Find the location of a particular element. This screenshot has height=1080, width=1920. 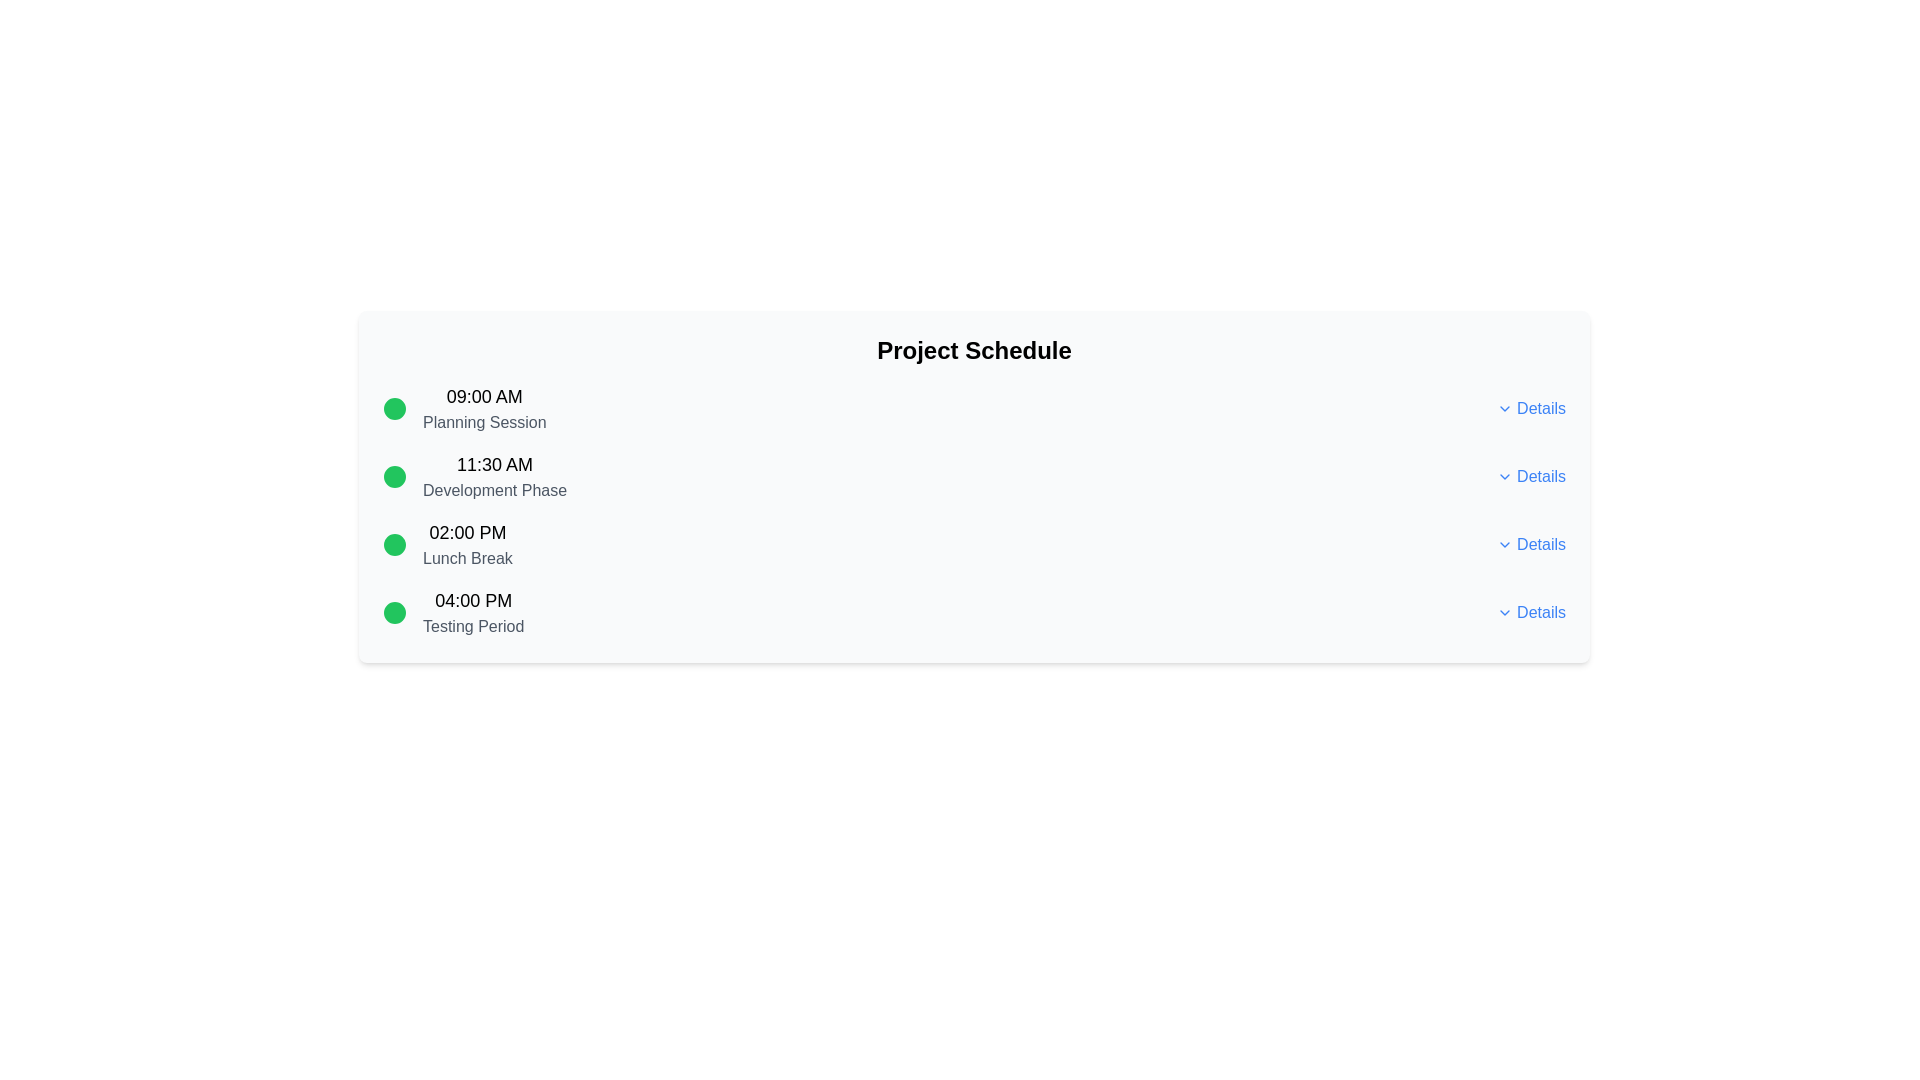

the downward chevron icon located to the left of the 'Details' label is located at coordinates (1505, 477).